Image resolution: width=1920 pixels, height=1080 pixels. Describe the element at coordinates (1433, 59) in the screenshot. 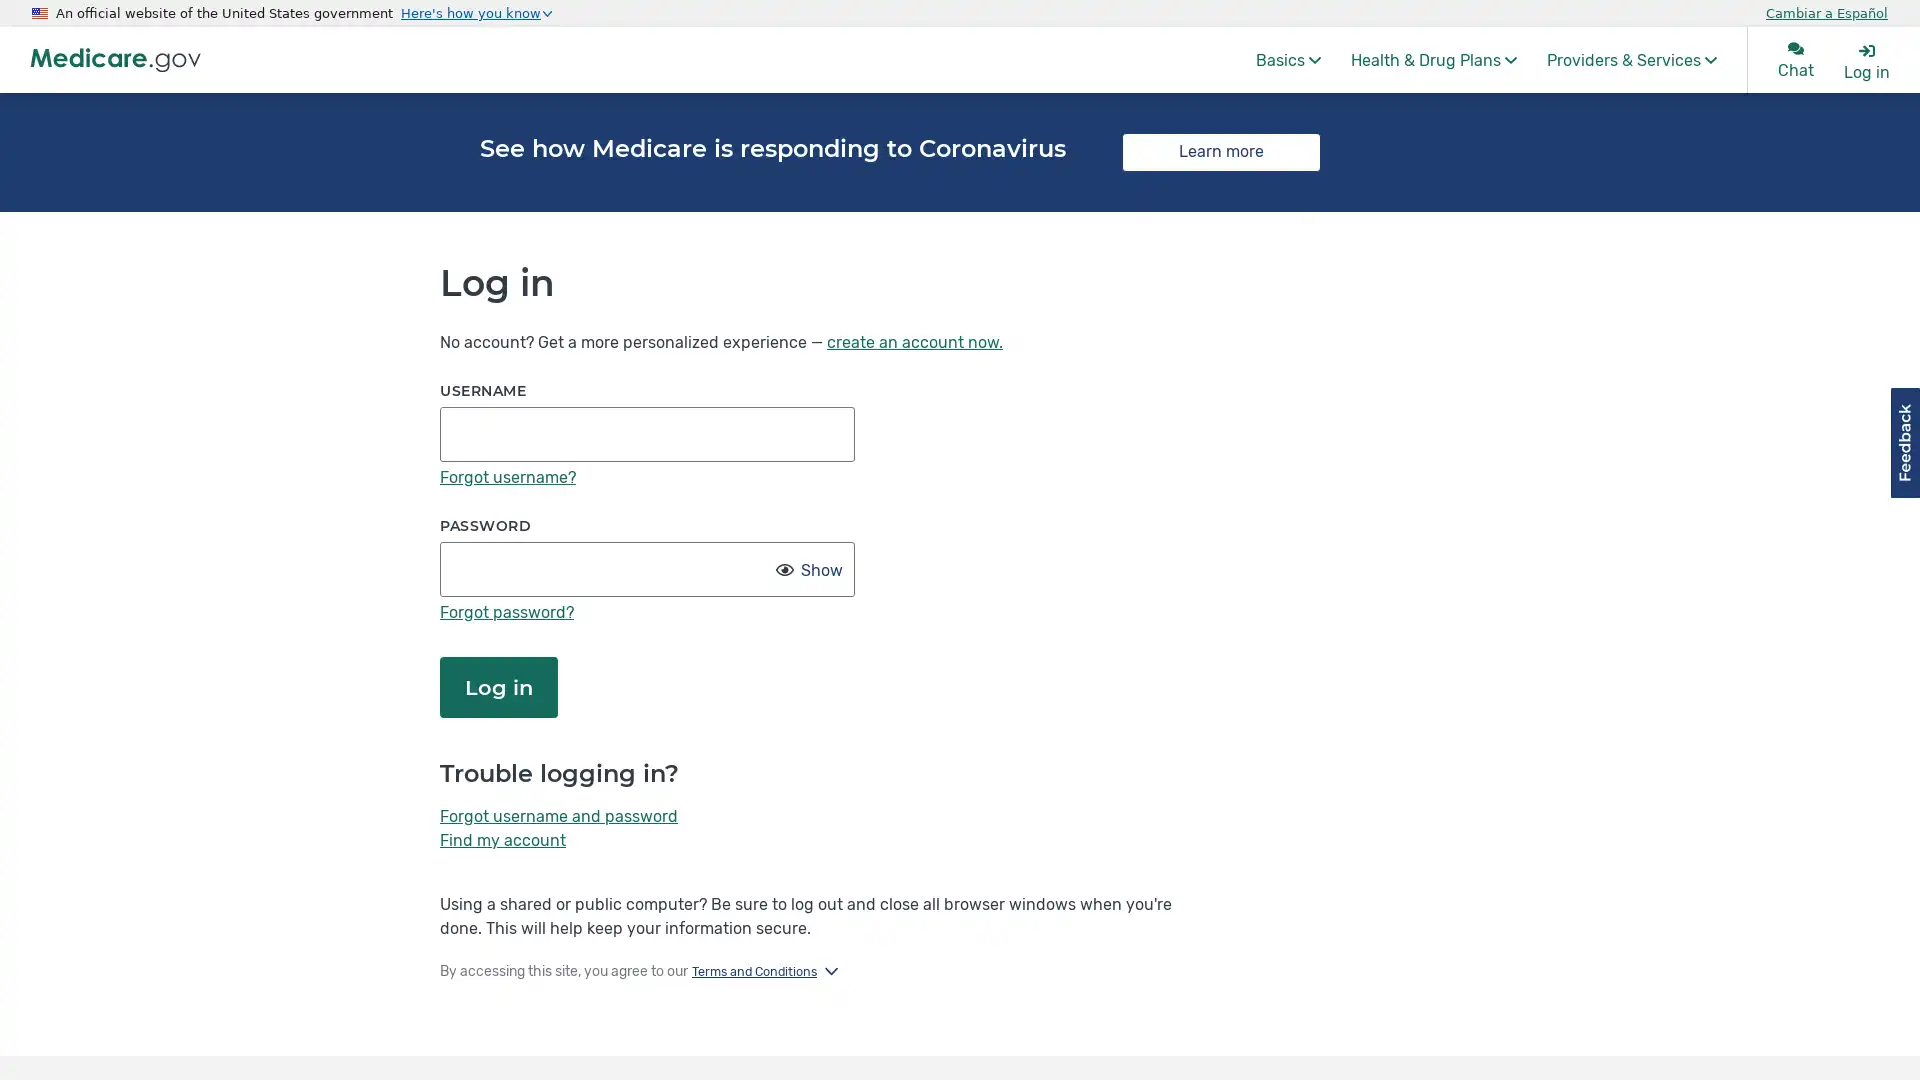

I see `Health & Drug Plans` at that location.